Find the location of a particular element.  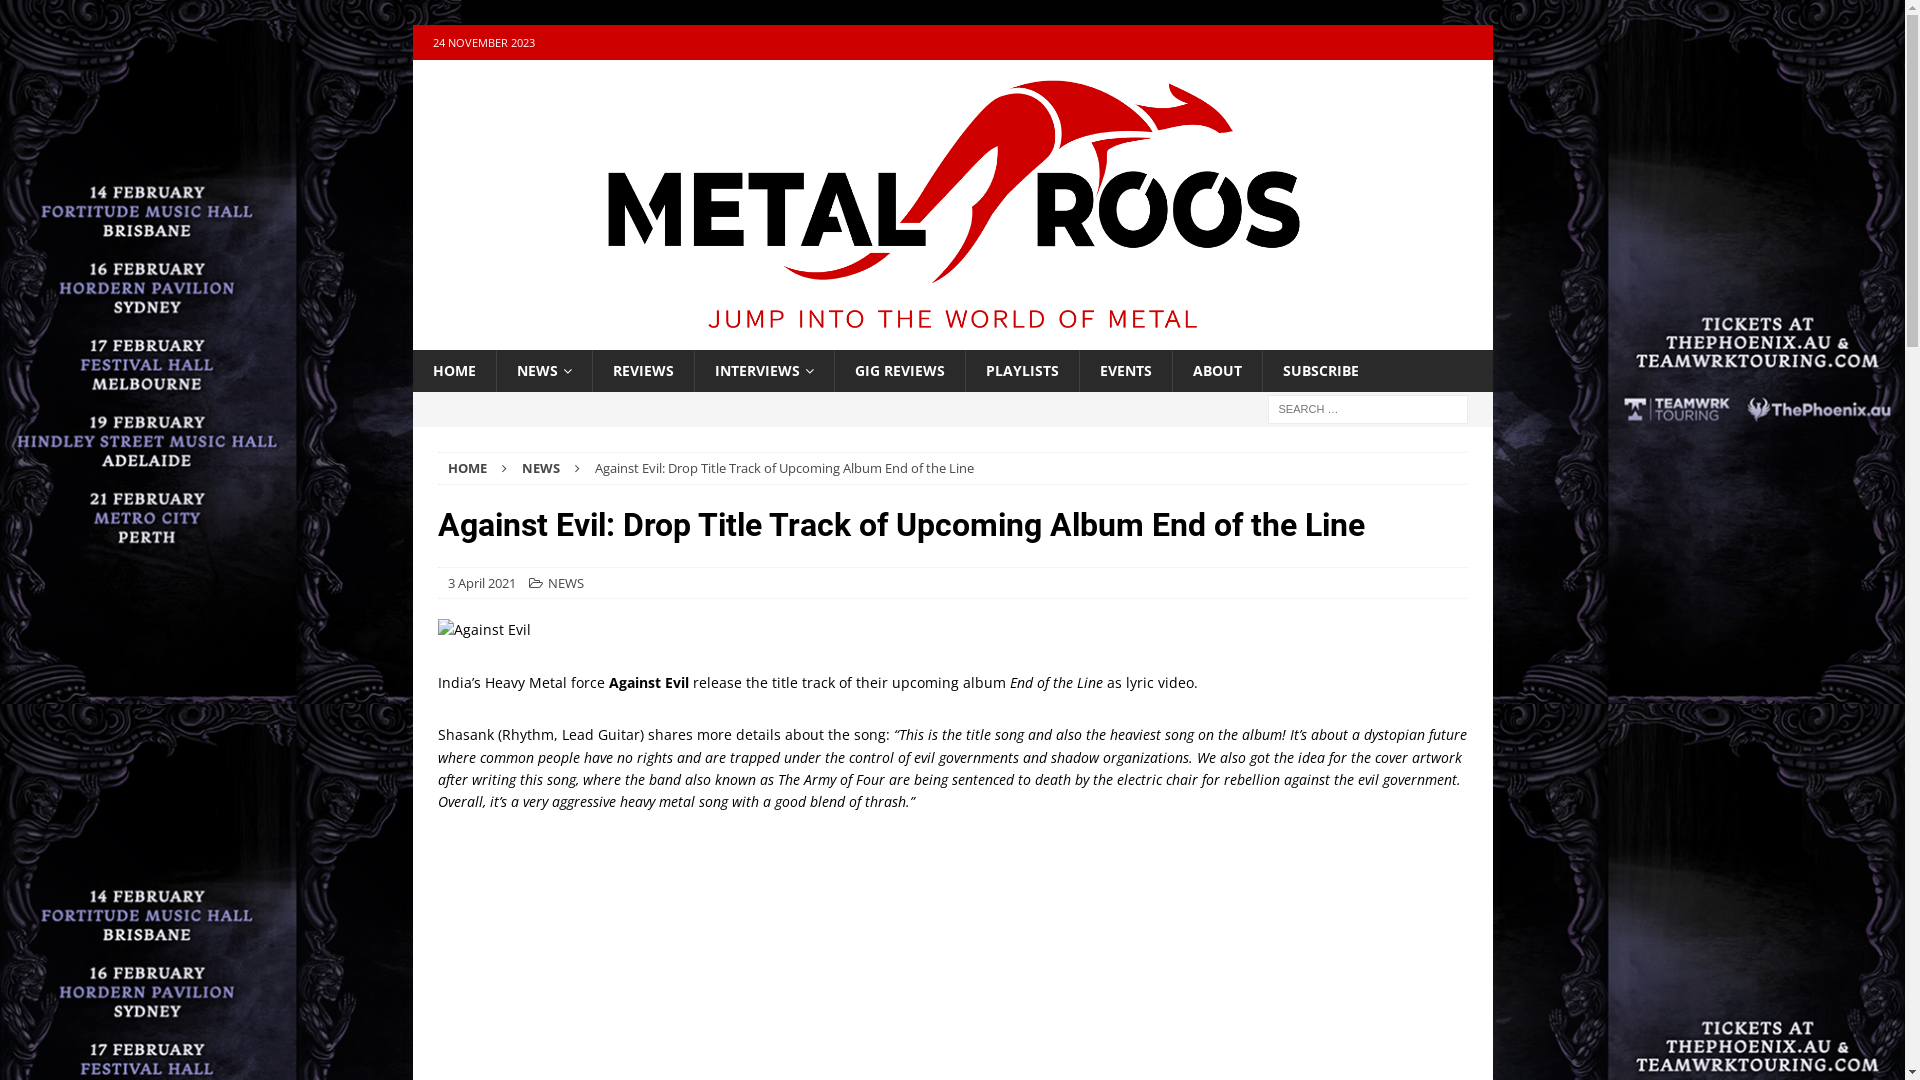

'3 April 2021' is located at coordinates (481, 582).